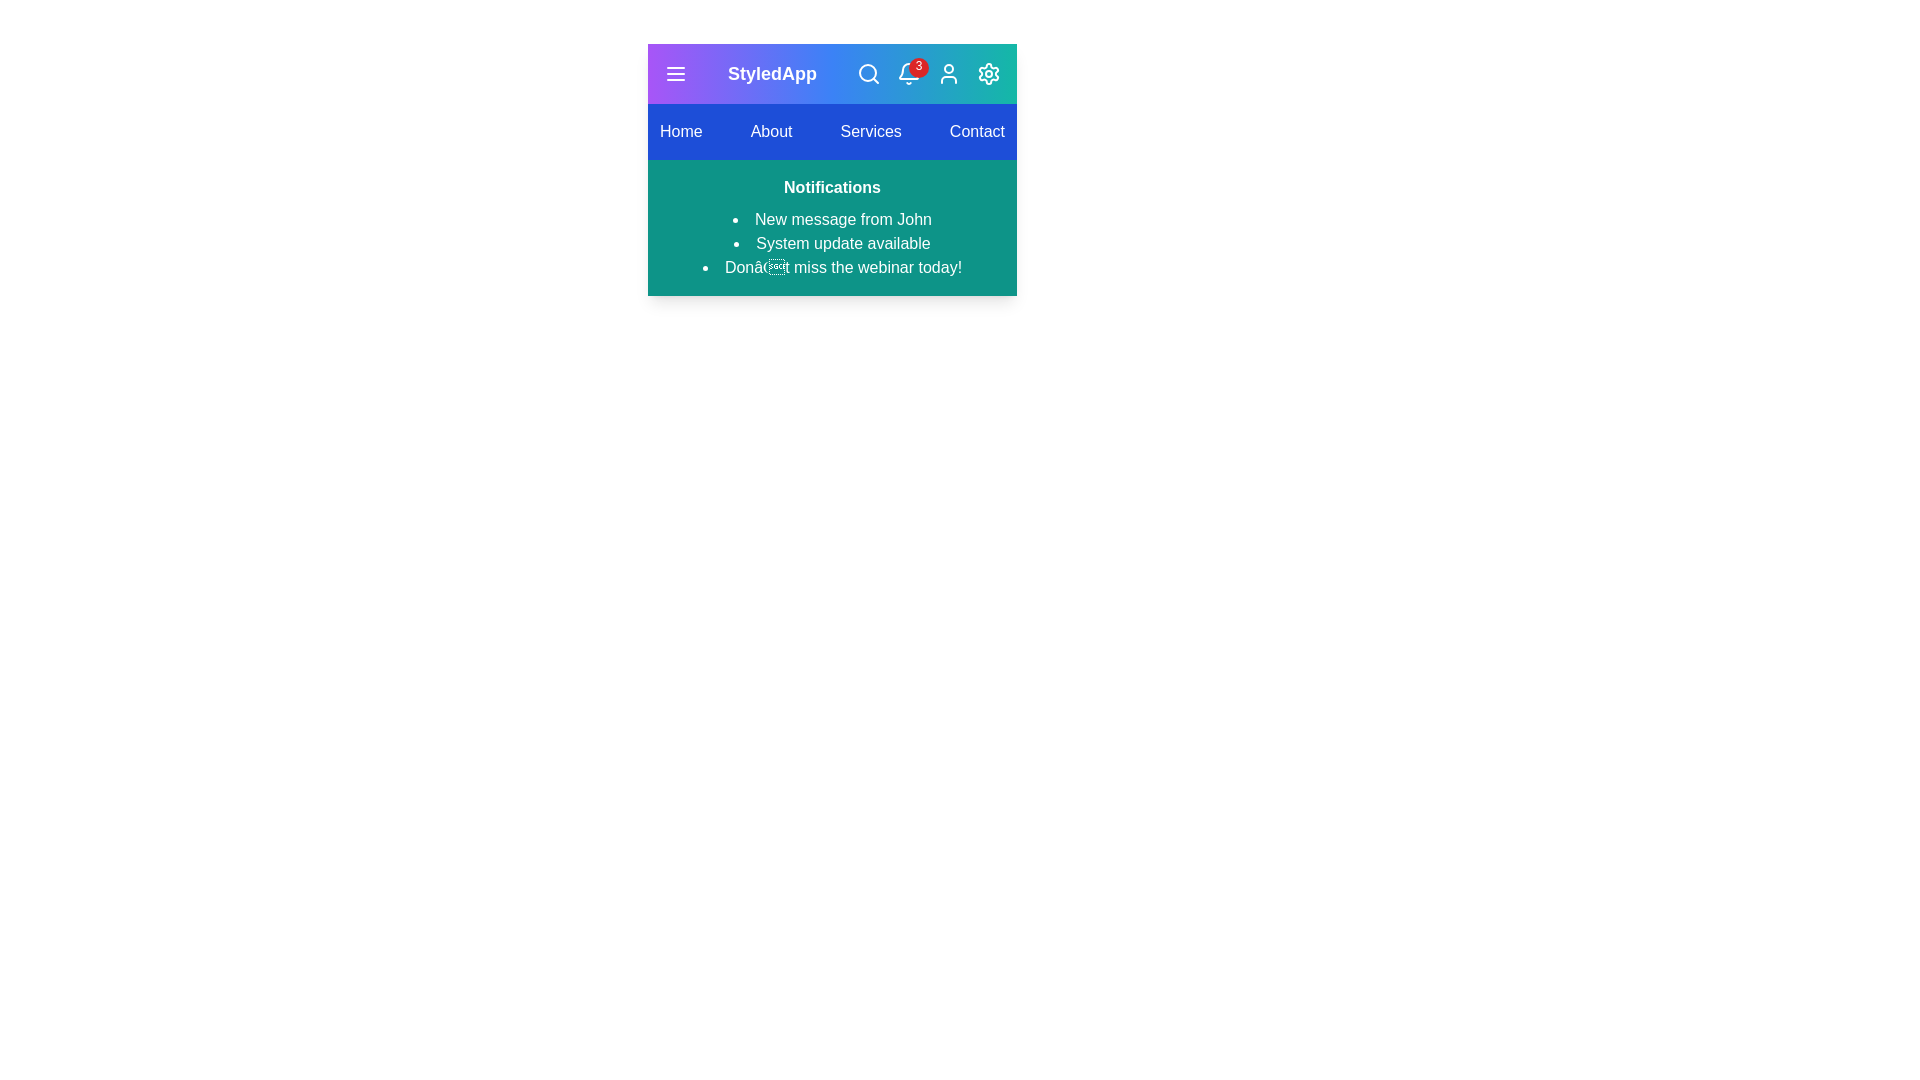 The image size is (1920, 1080). Describe the element at coordinates (927, 72) in the screenshot. I see `the circular notification badge displaying the number '3' on a red background, located at the top-right corner of the notification bell icon in the top navigation bar` at that location.